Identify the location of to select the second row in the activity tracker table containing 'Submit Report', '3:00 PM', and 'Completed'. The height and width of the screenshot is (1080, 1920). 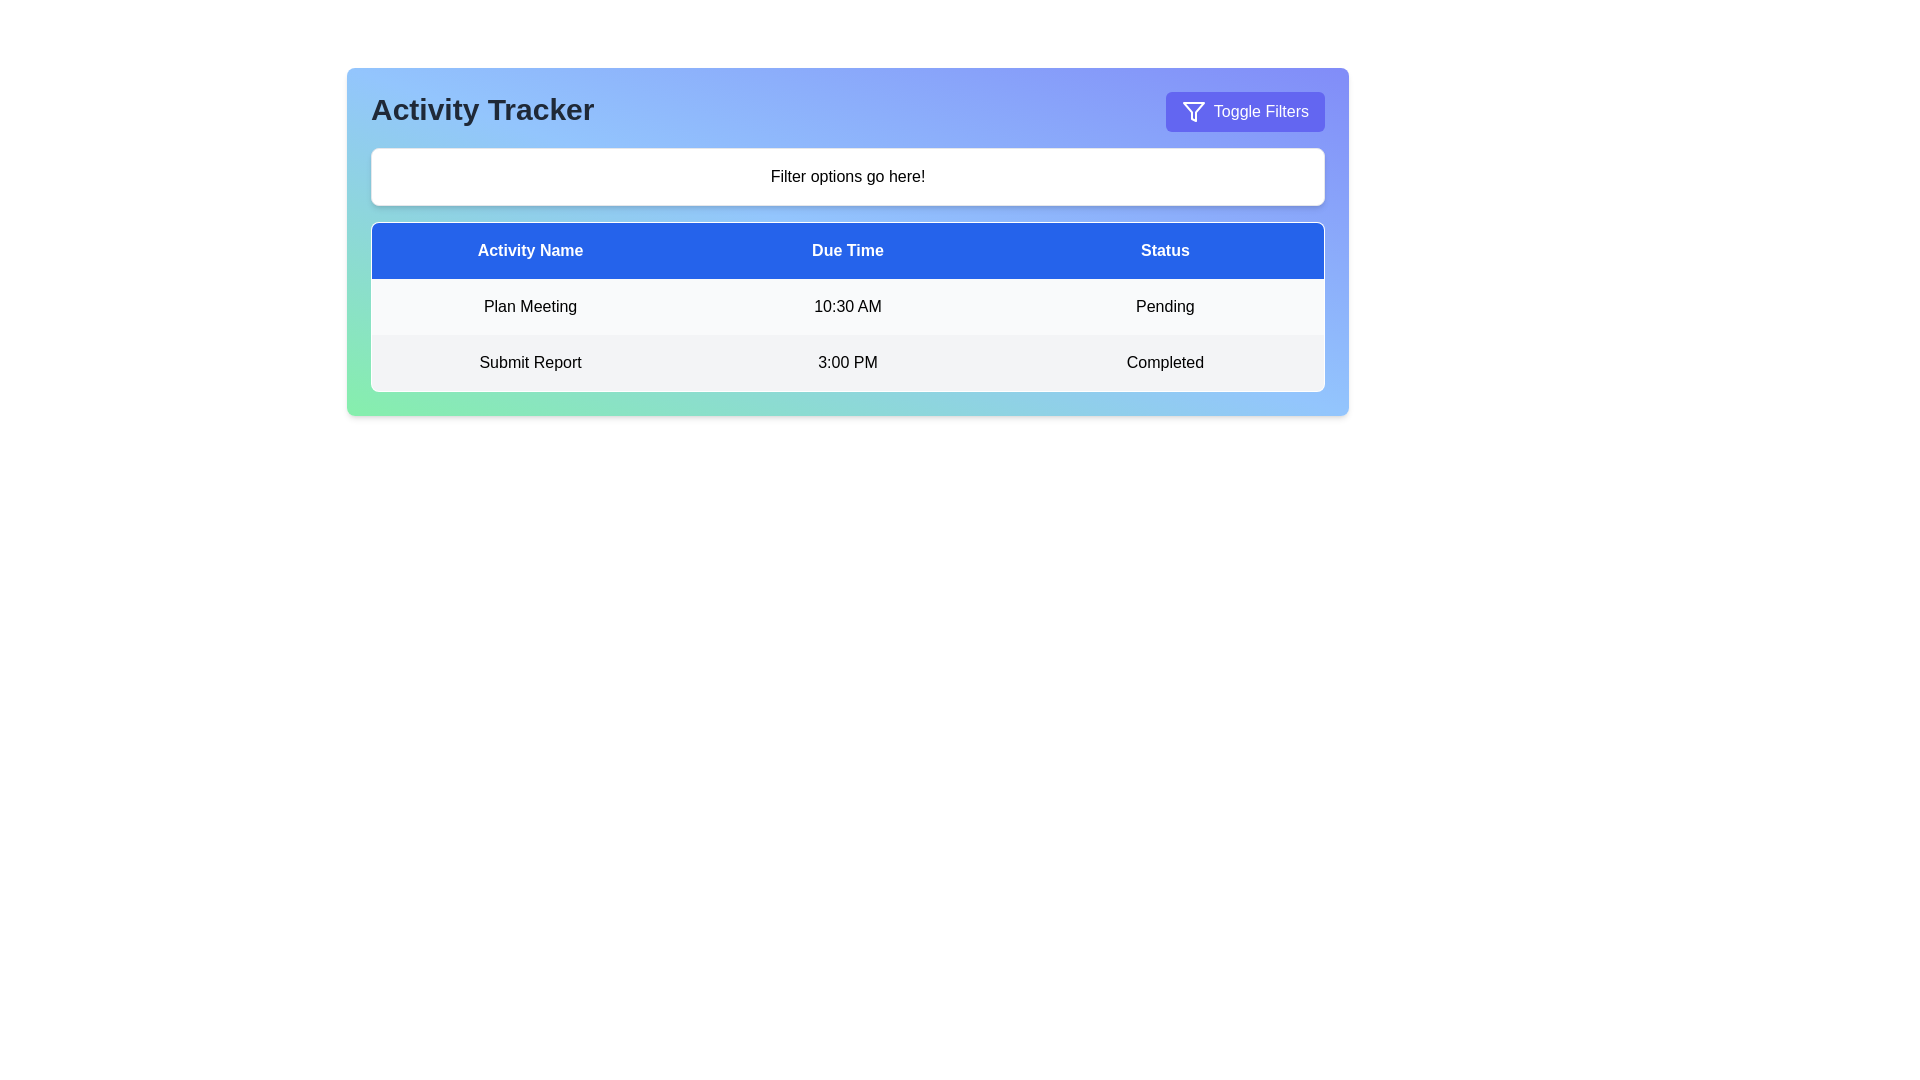
(848, 362).